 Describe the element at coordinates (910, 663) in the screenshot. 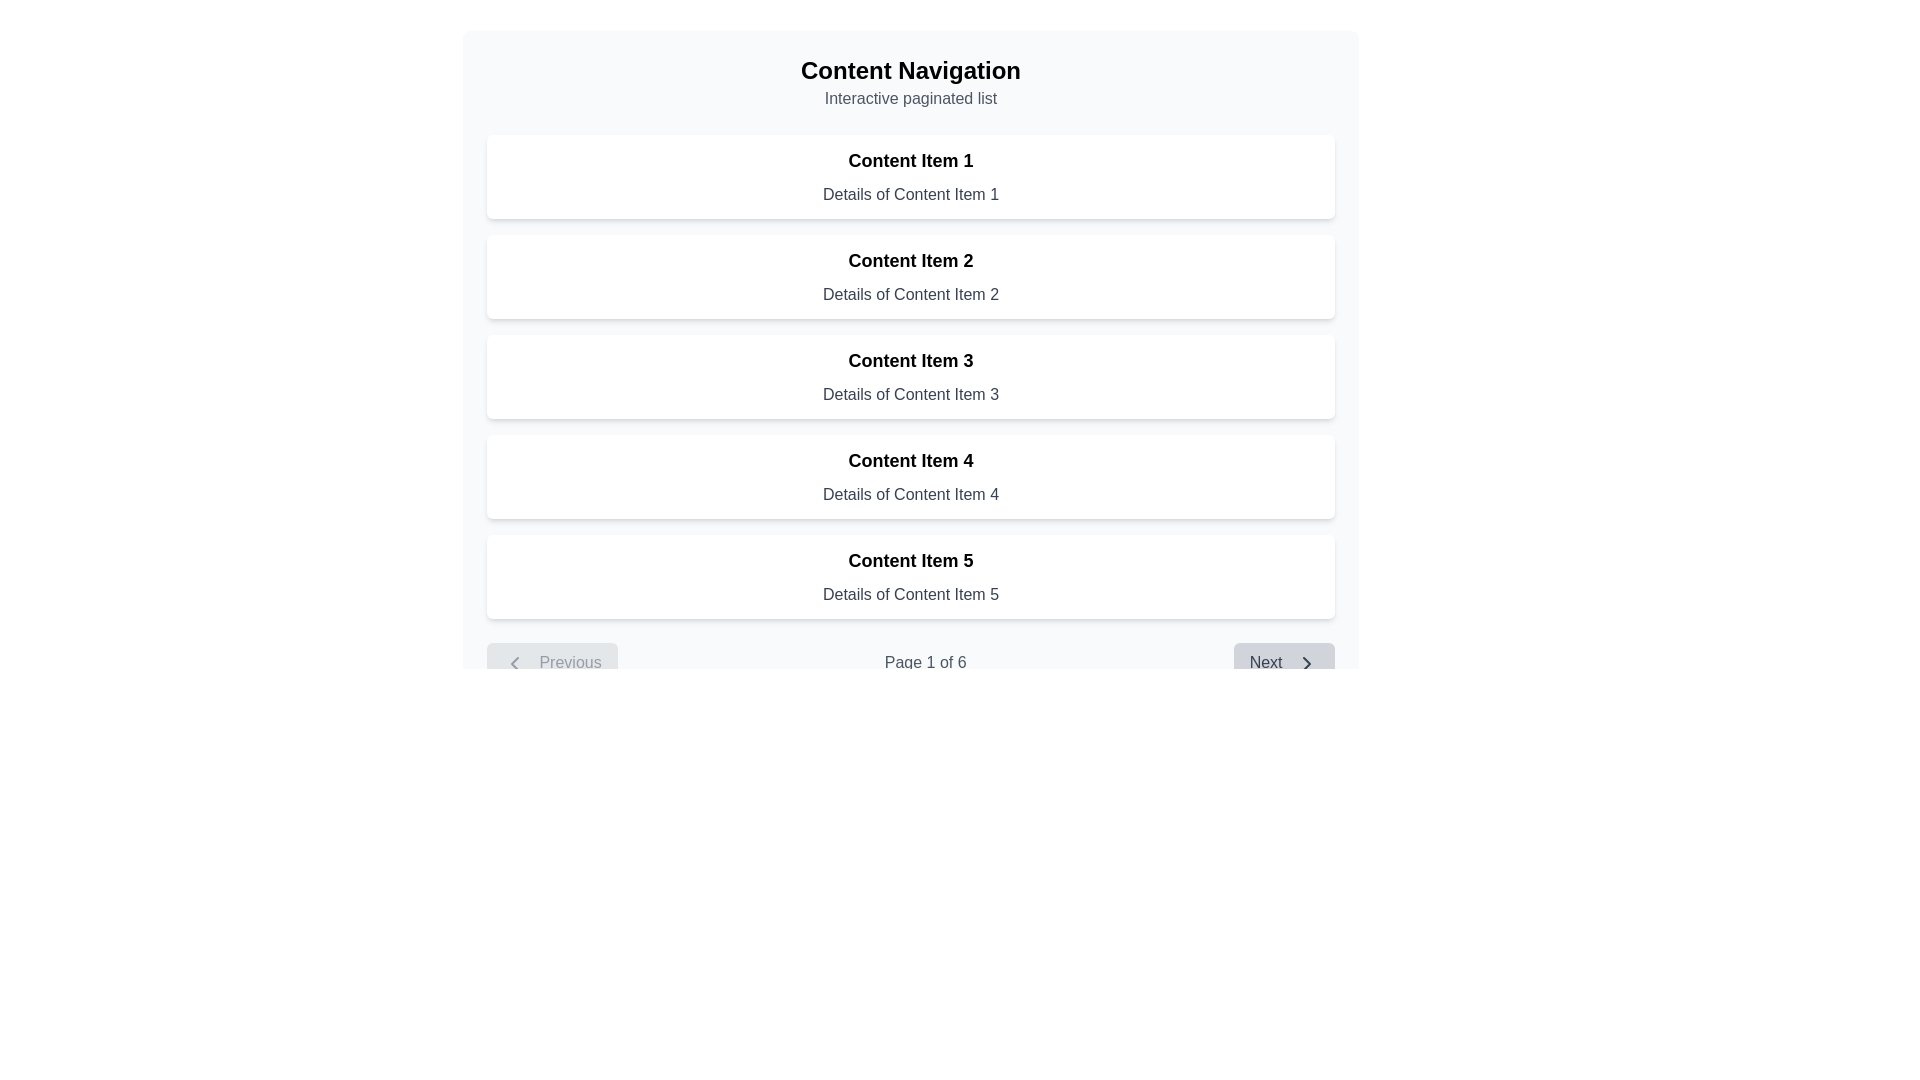

I see `the static text label that states 'Page 1 of 6', which is centrally located in the pagination bar at the bottom of the interface` at that location.